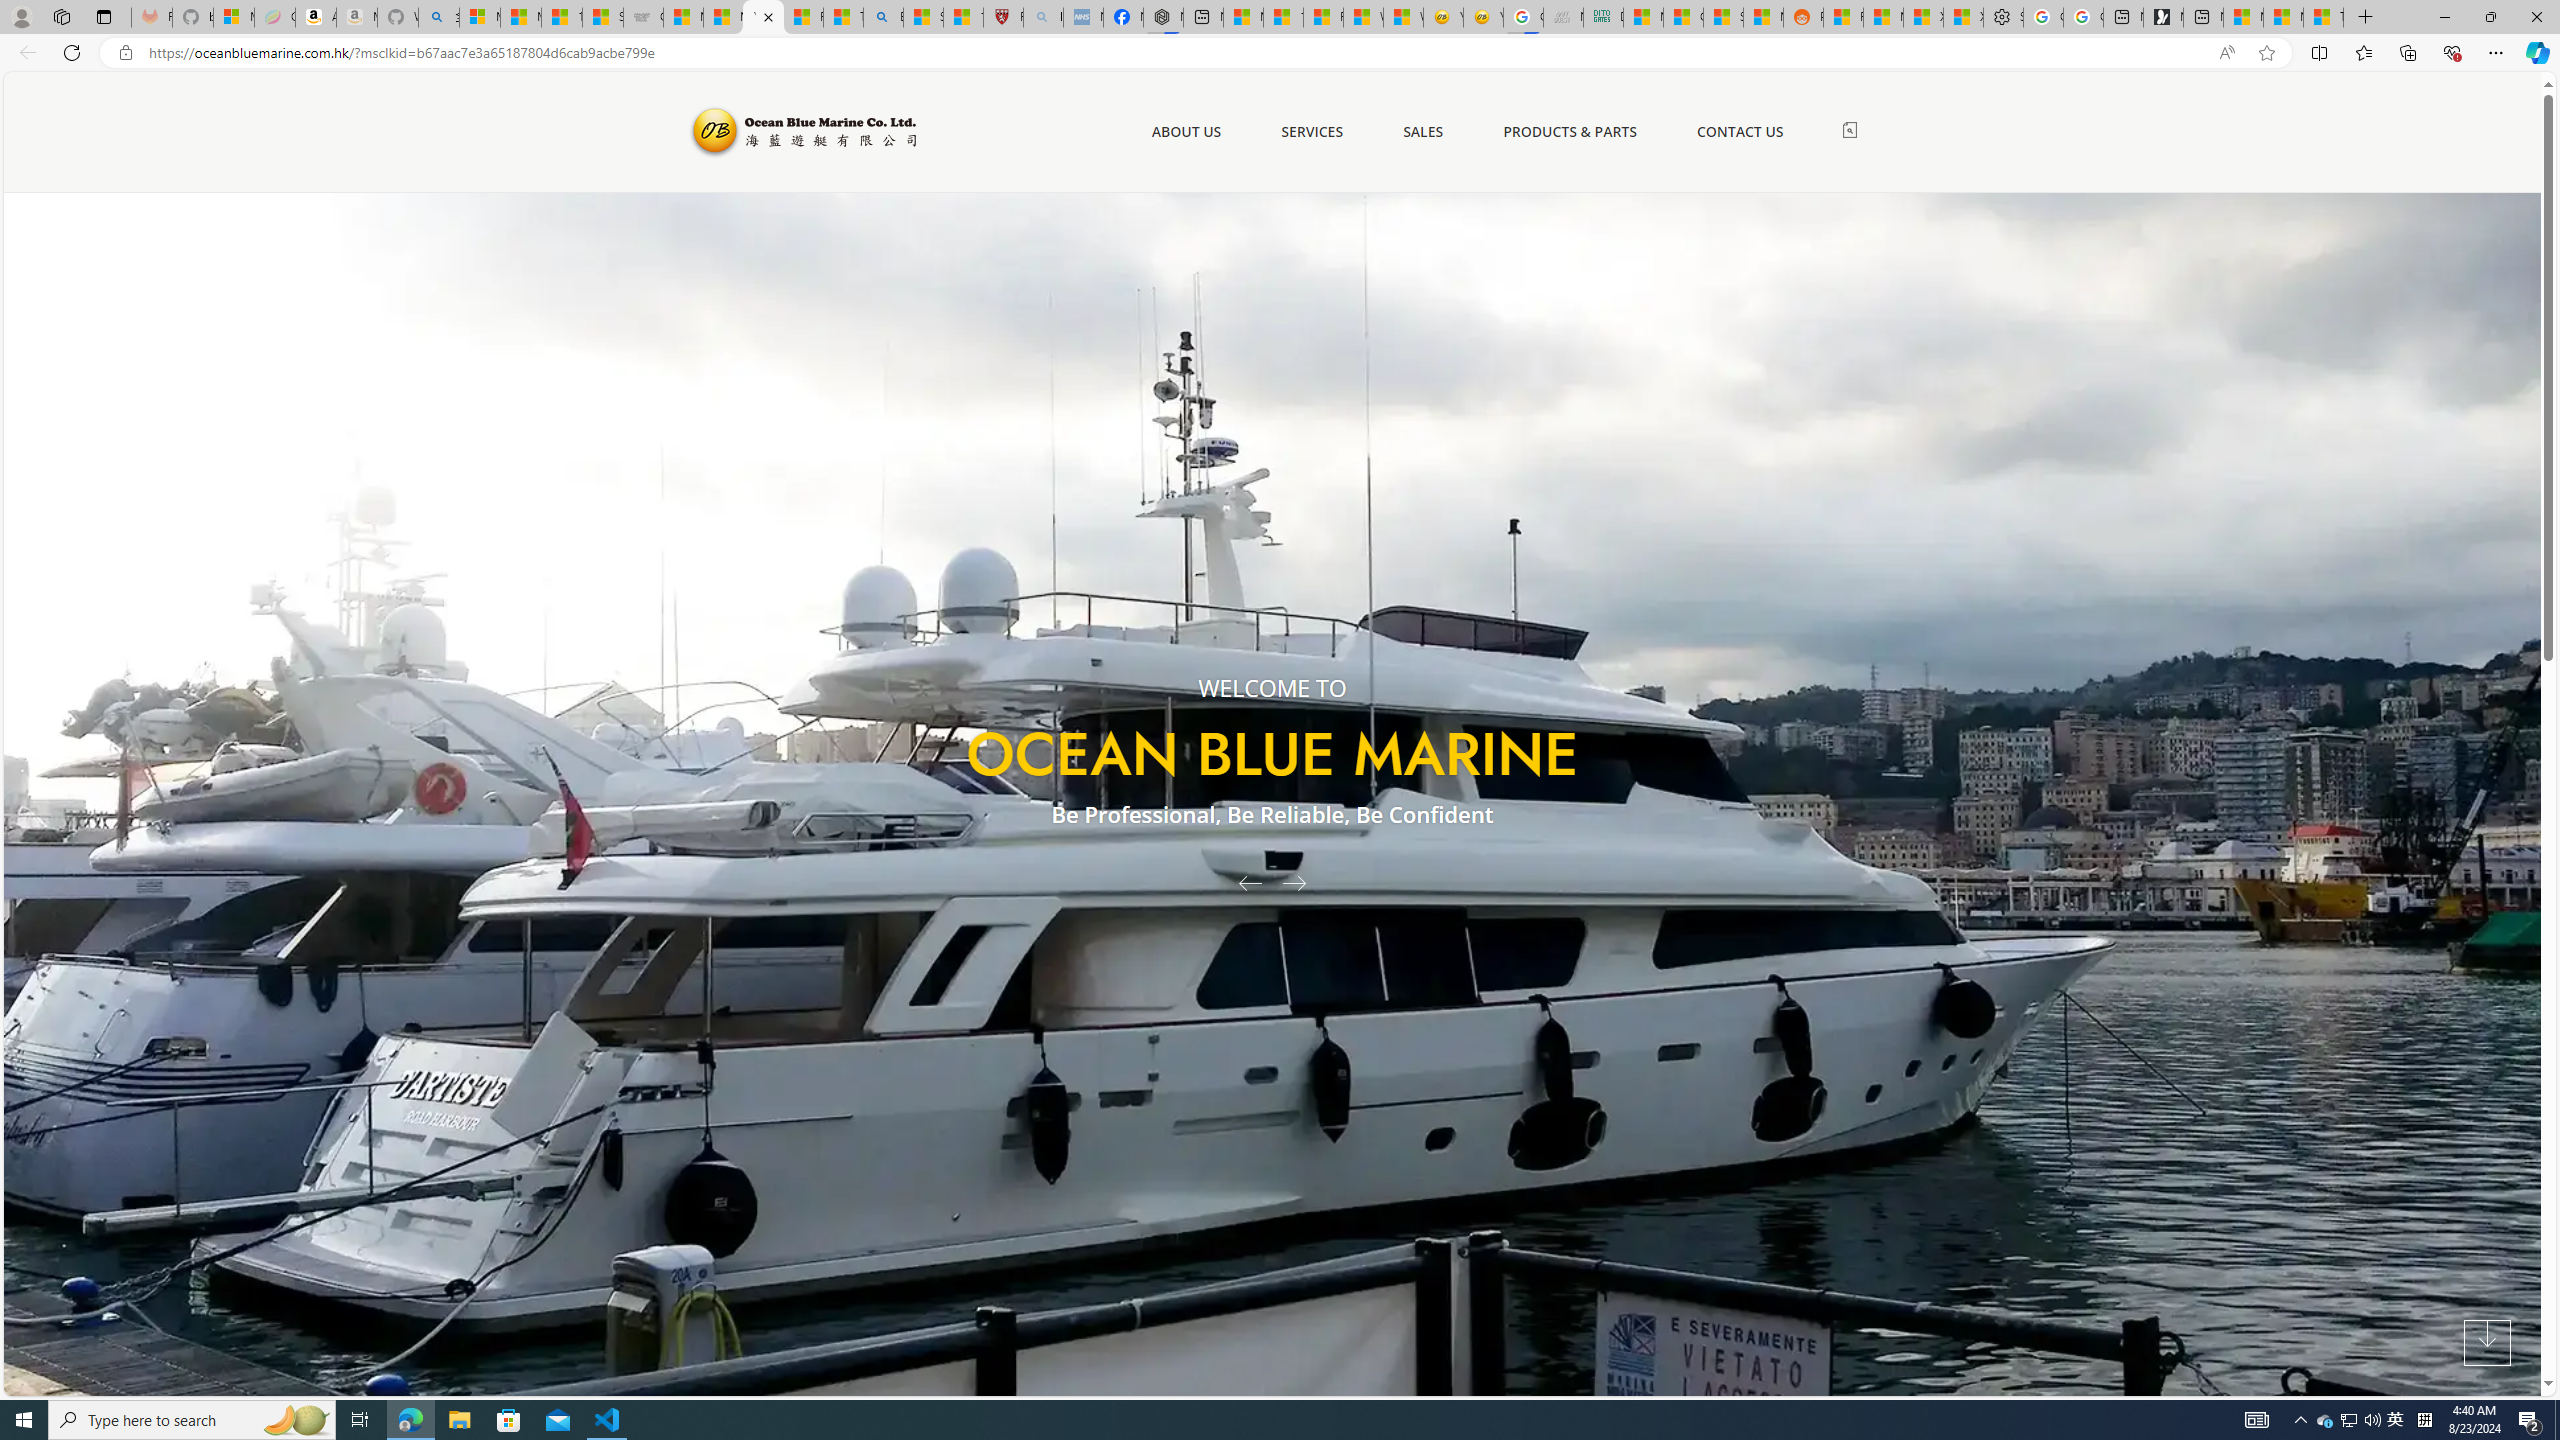 This screenshot has width=2560, height=1440. I want to click on 'Nordace - Nordace Siena Is Not An Ordinary Backpack', so click(1162, 16).